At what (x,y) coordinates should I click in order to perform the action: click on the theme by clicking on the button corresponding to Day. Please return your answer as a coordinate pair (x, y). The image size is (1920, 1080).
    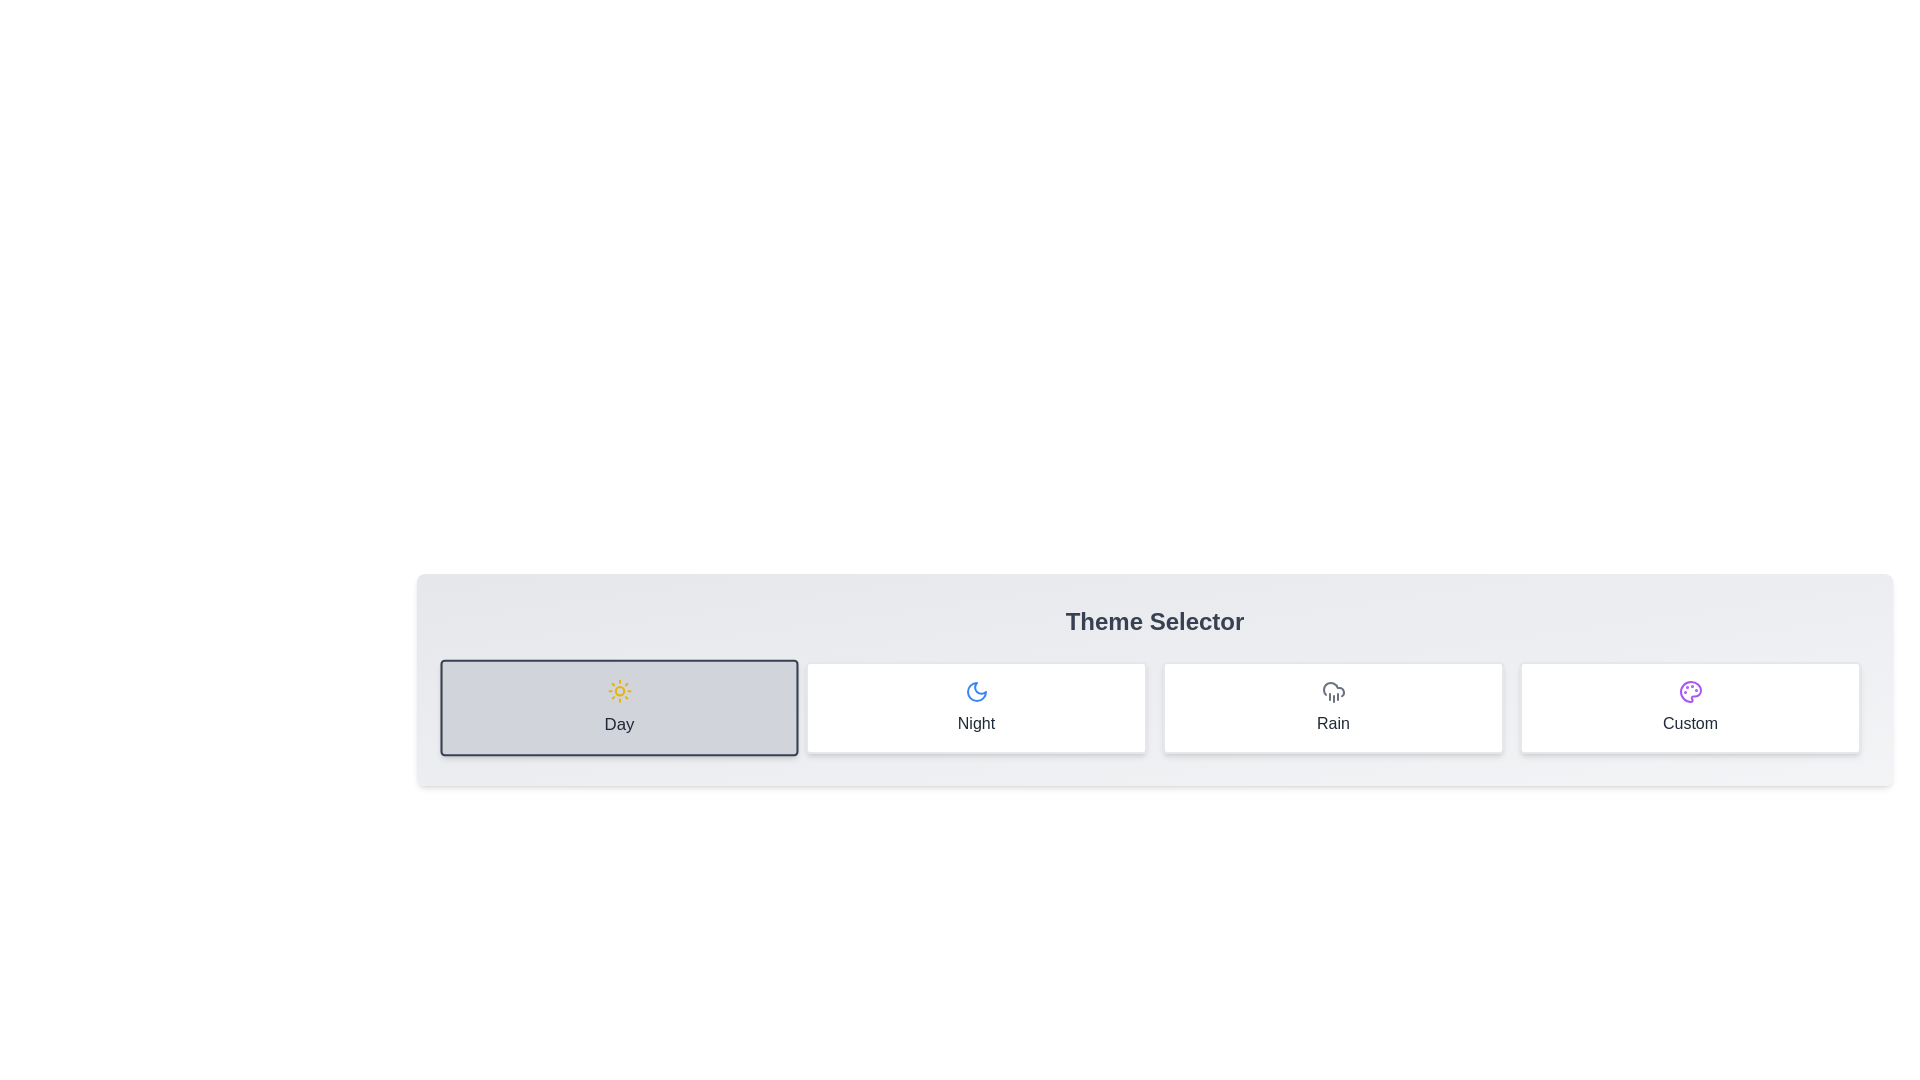
    Looking at the image, I should click on (618, 707).